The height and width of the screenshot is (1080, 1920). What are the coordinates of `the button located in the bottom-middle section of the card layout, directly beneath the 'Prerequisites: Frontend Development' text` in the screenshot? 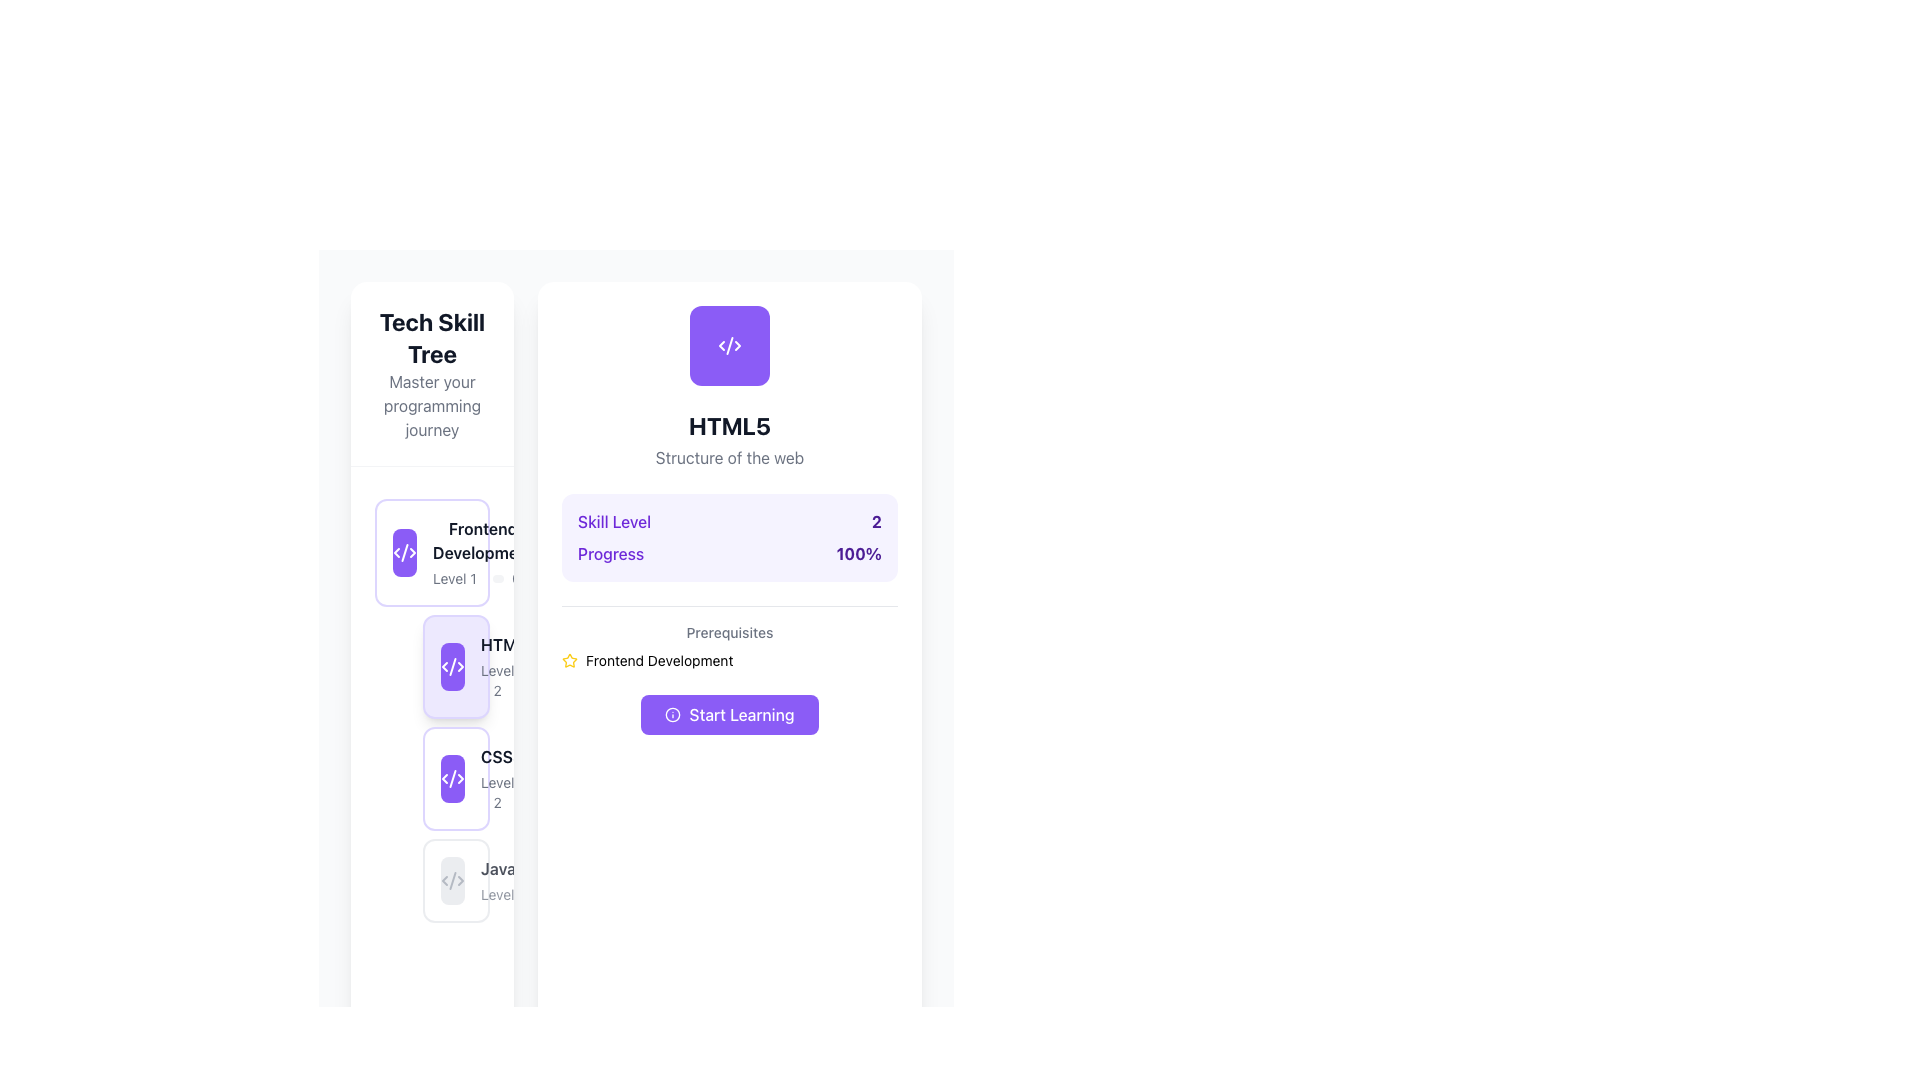 It's located at (728, 713).